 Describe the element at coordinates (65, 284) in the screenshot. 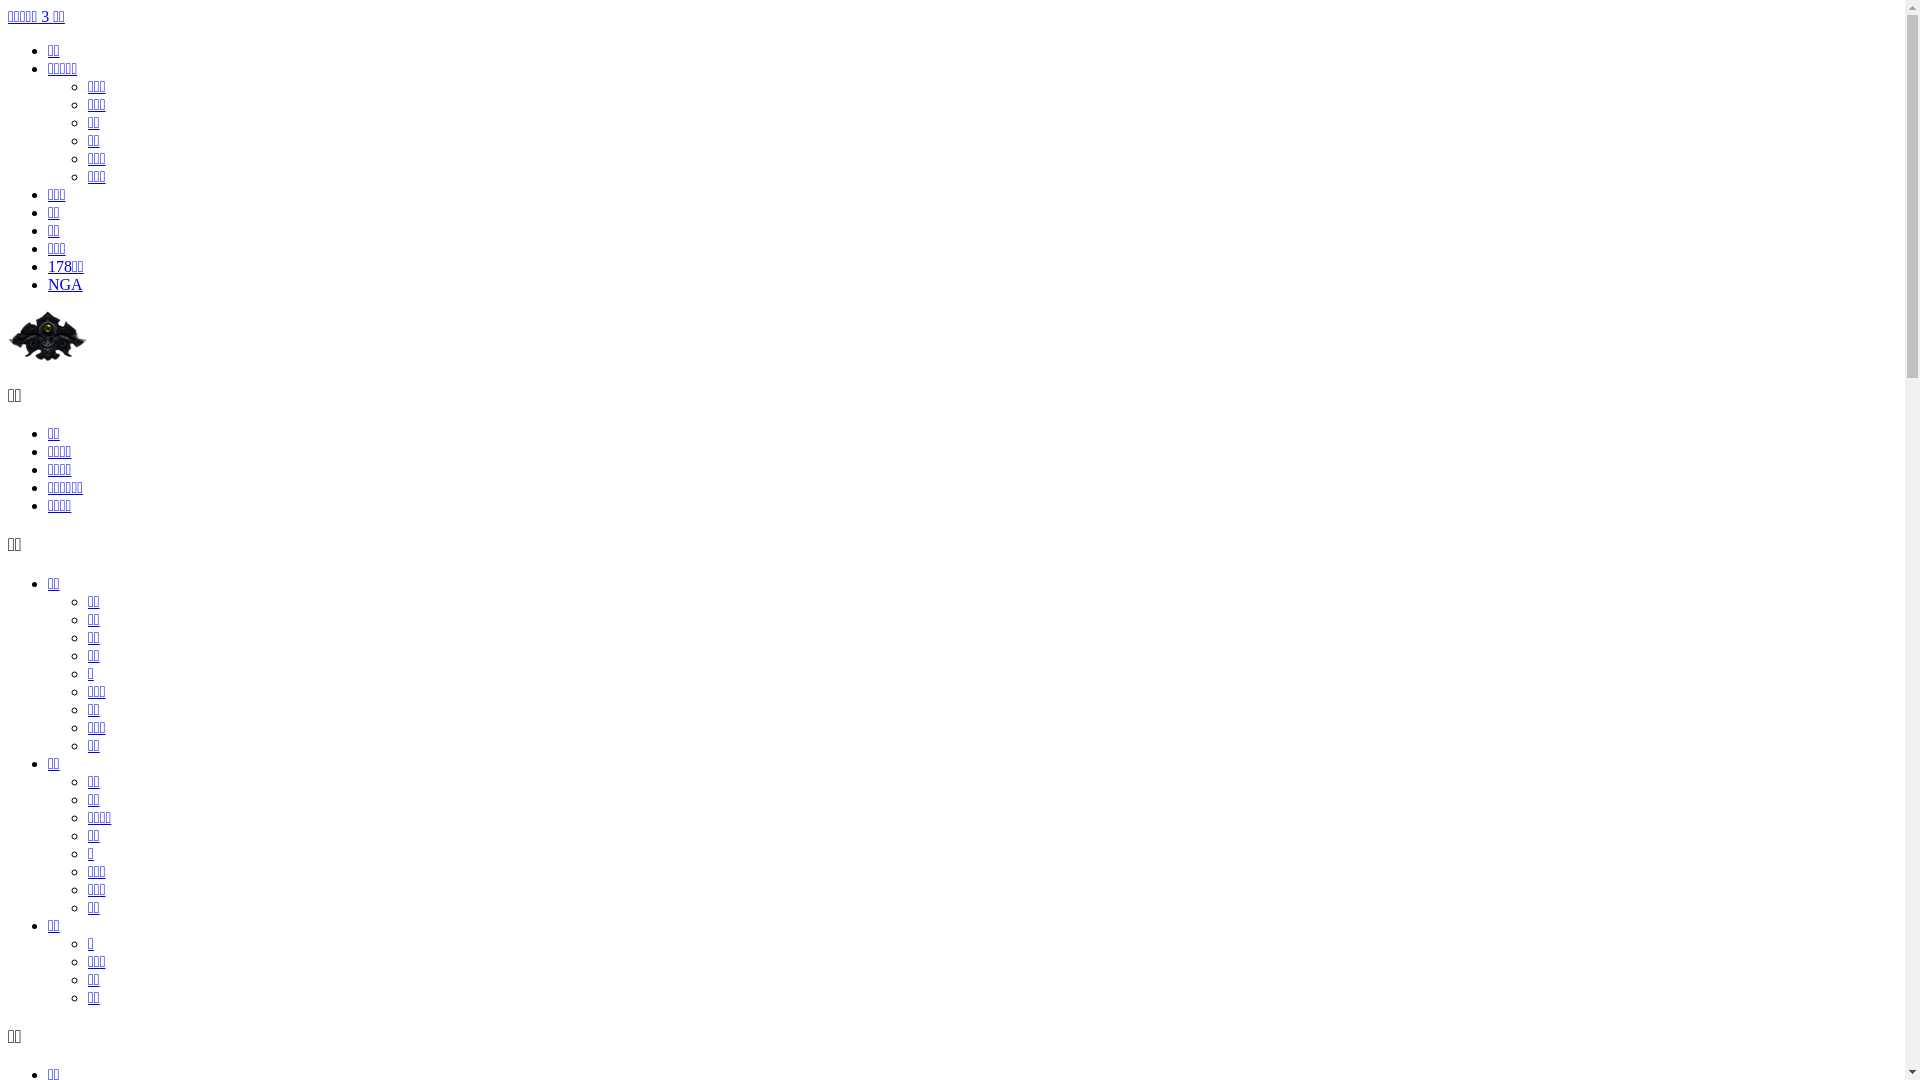

I see `'NGA'` at that location.